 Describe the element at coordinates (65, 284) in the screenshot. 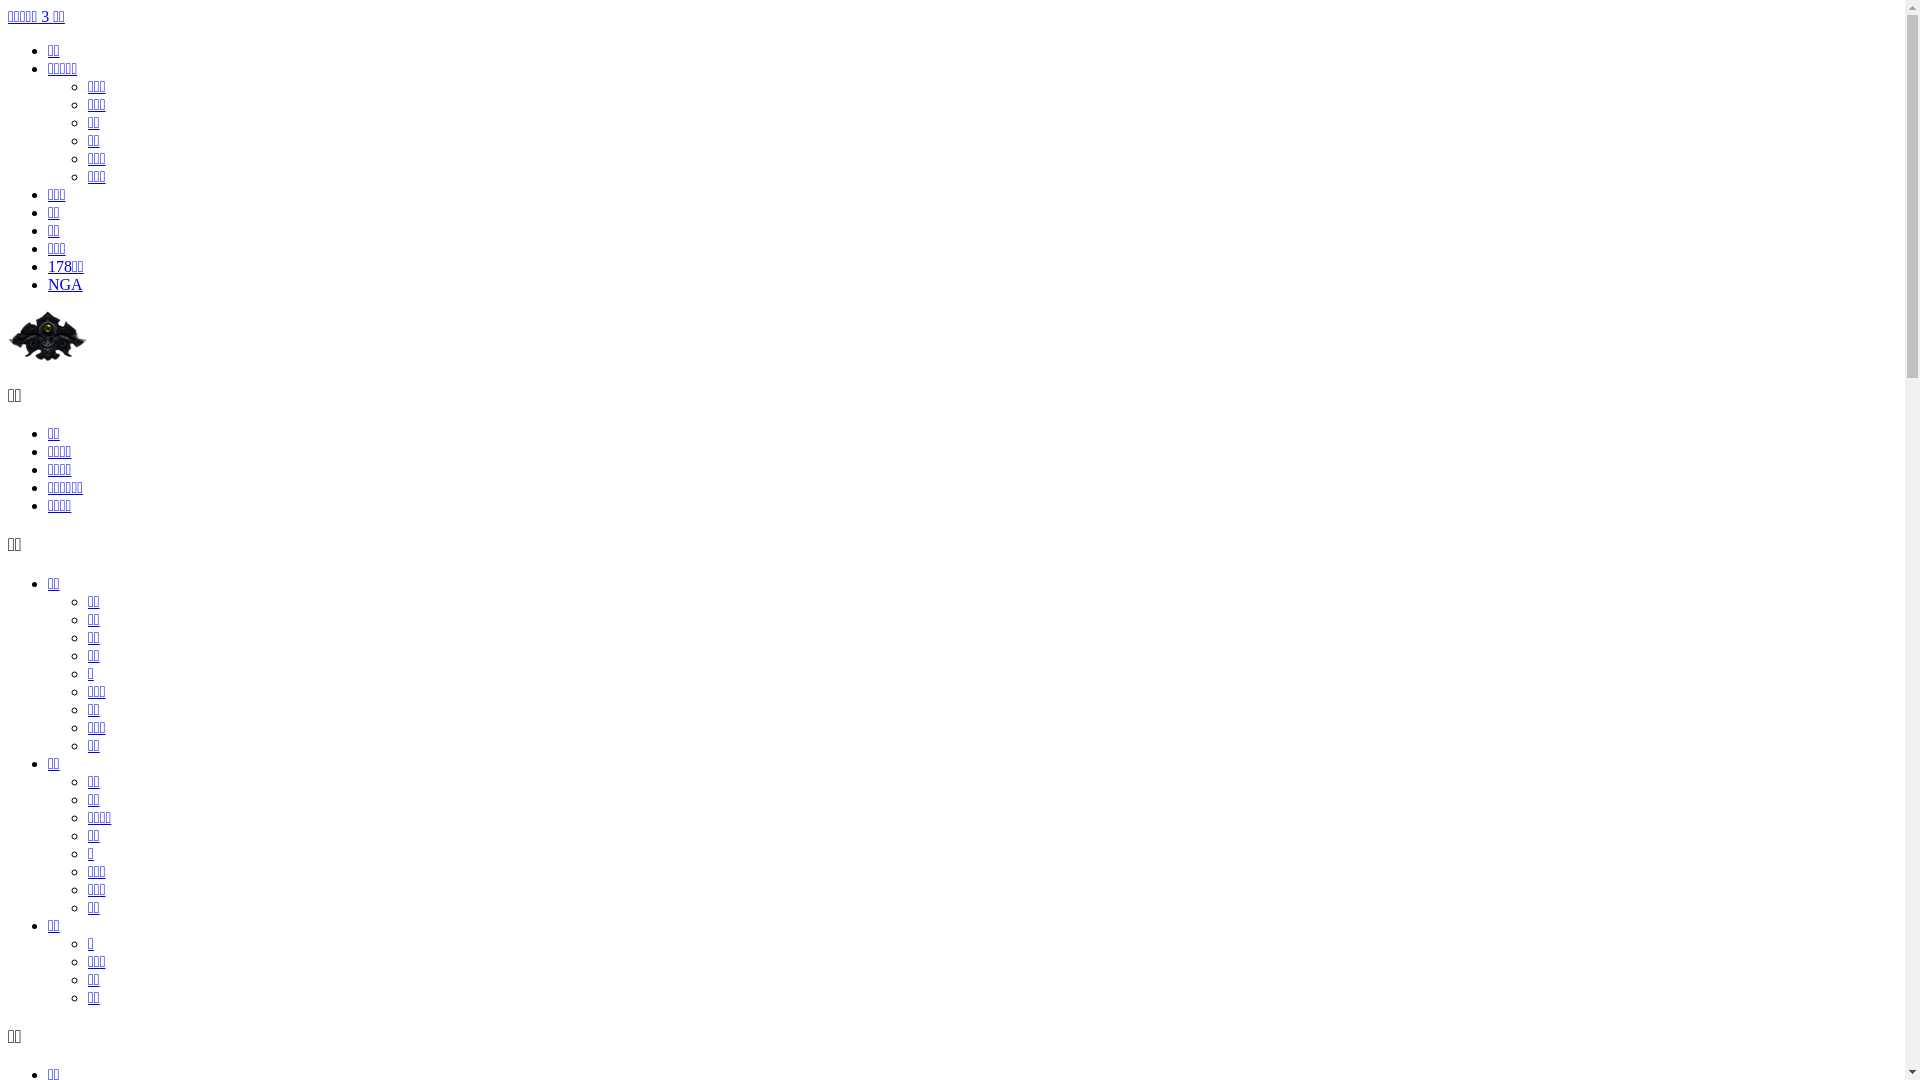

I see `'NGA'` at that location.